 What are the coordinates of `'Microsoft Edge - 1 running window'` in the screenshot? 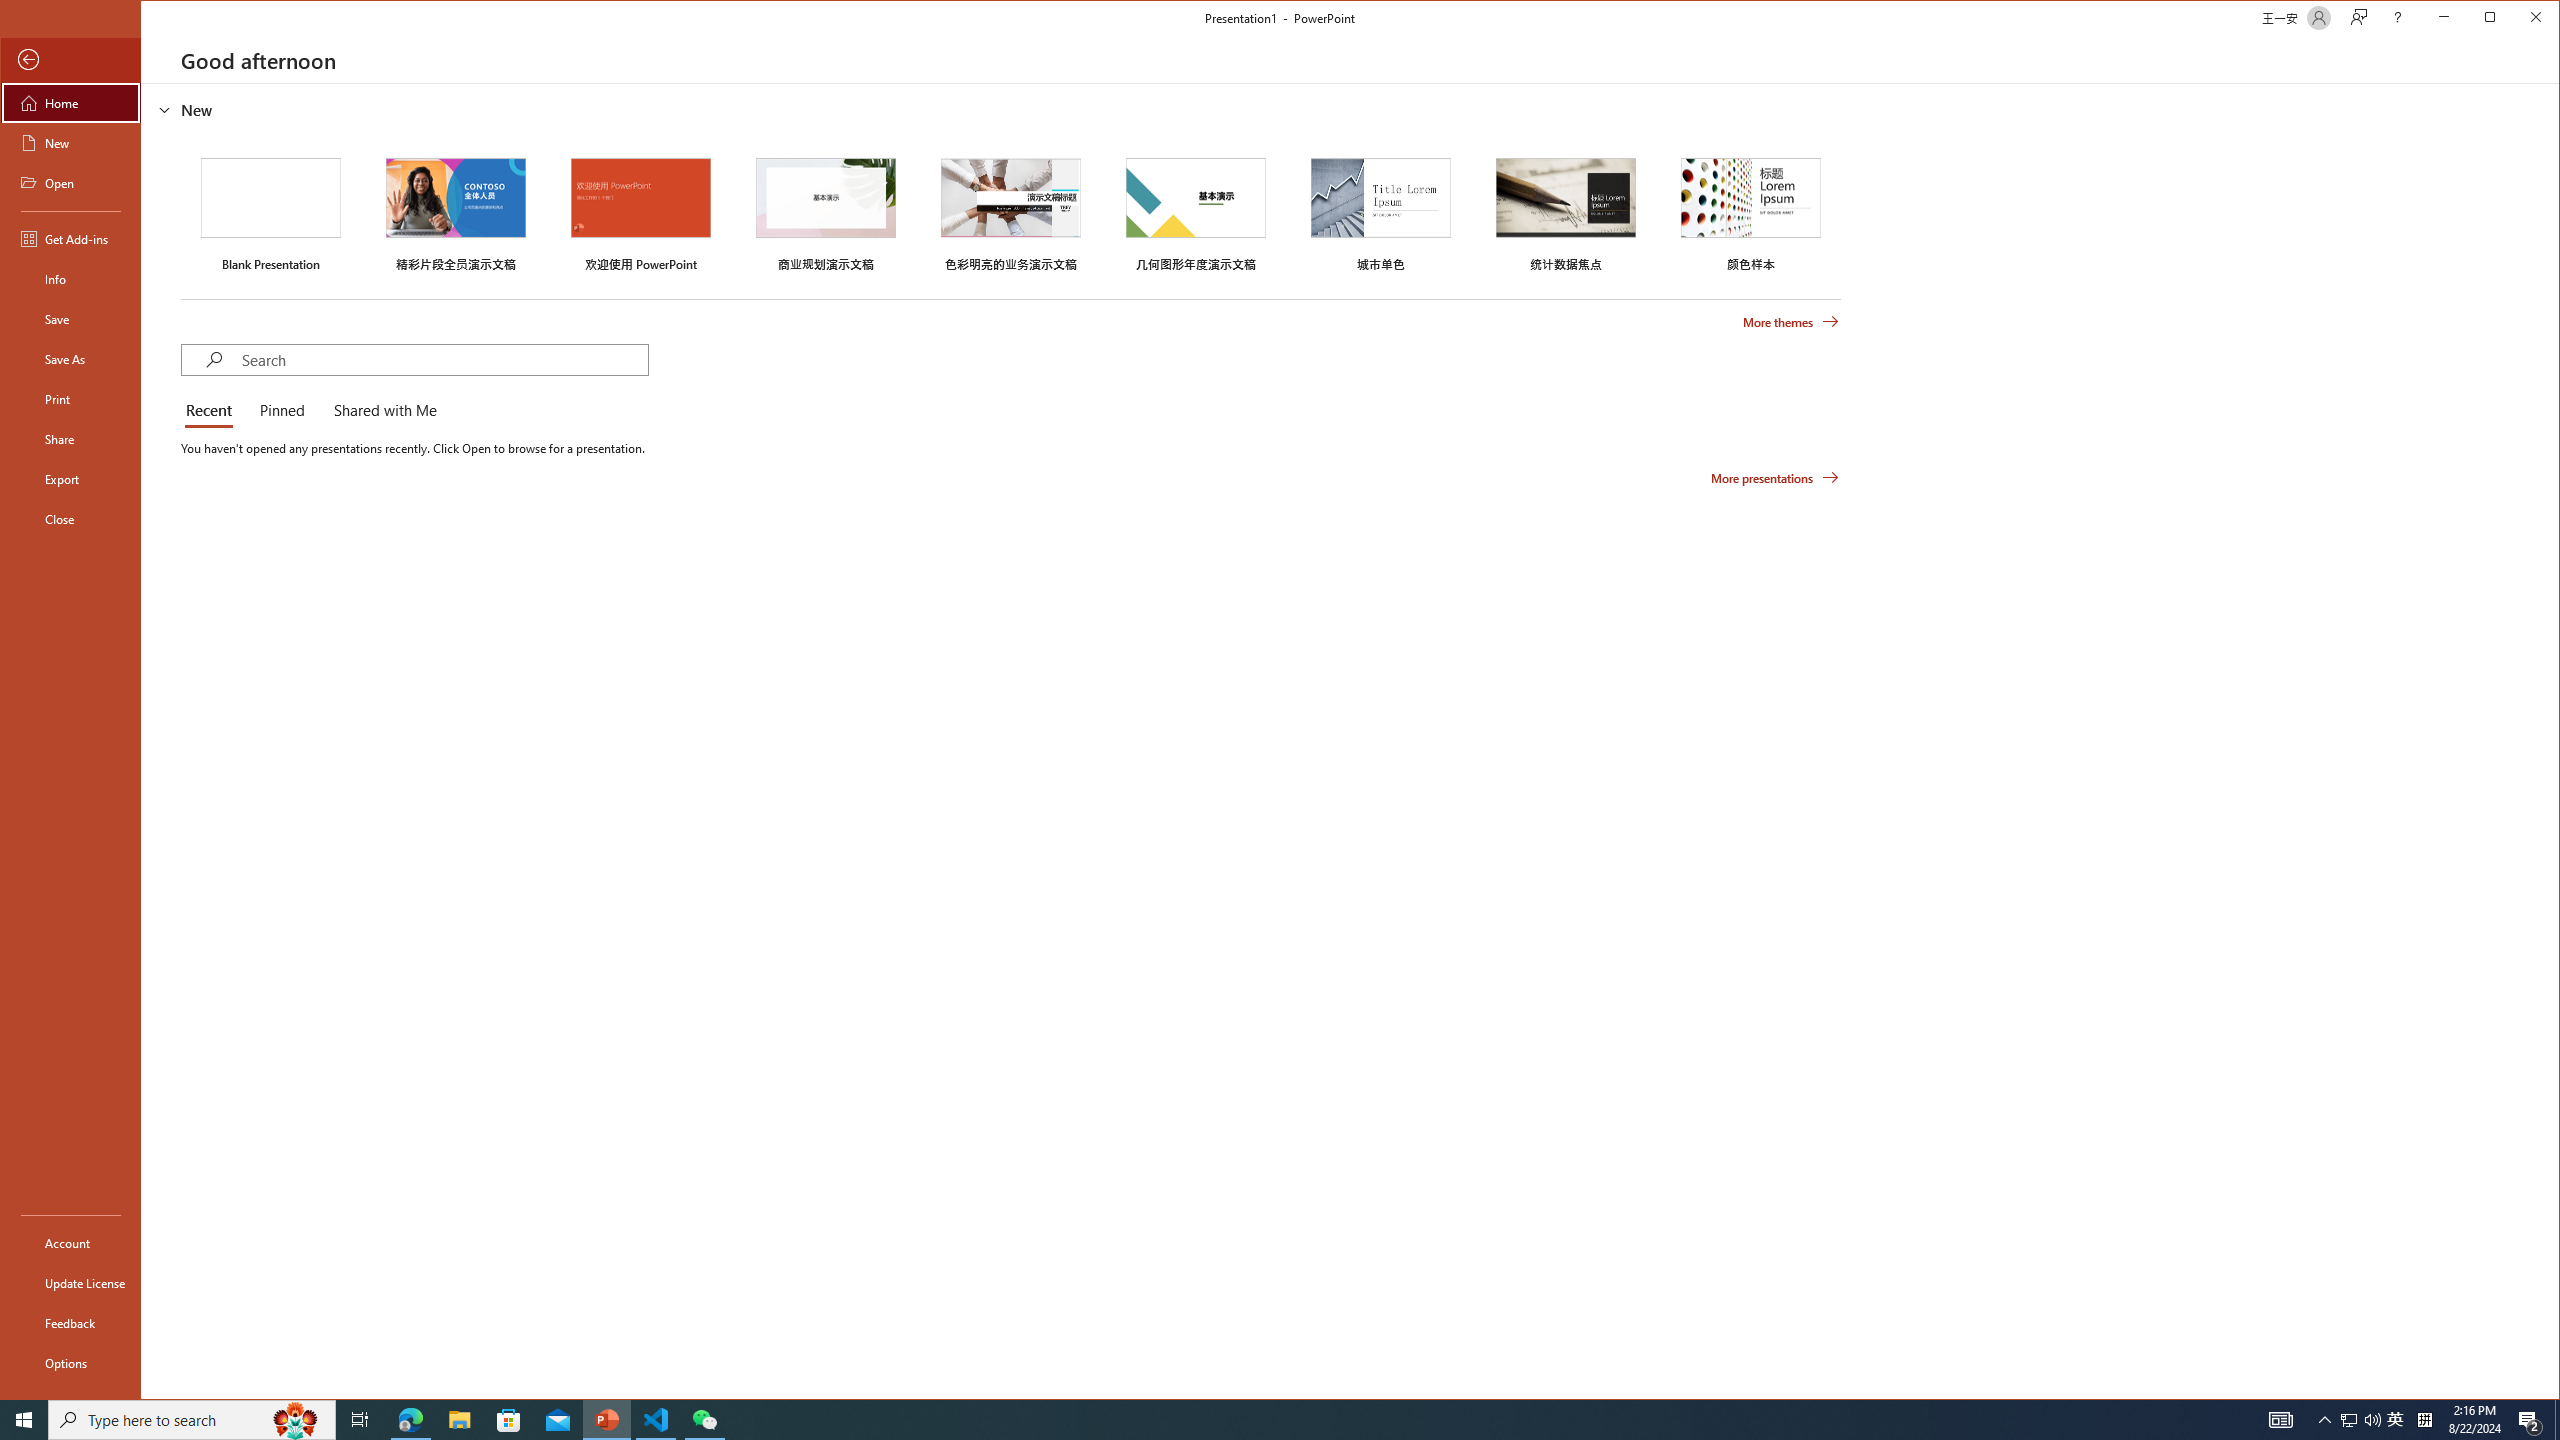 It's located at (409, 1418).